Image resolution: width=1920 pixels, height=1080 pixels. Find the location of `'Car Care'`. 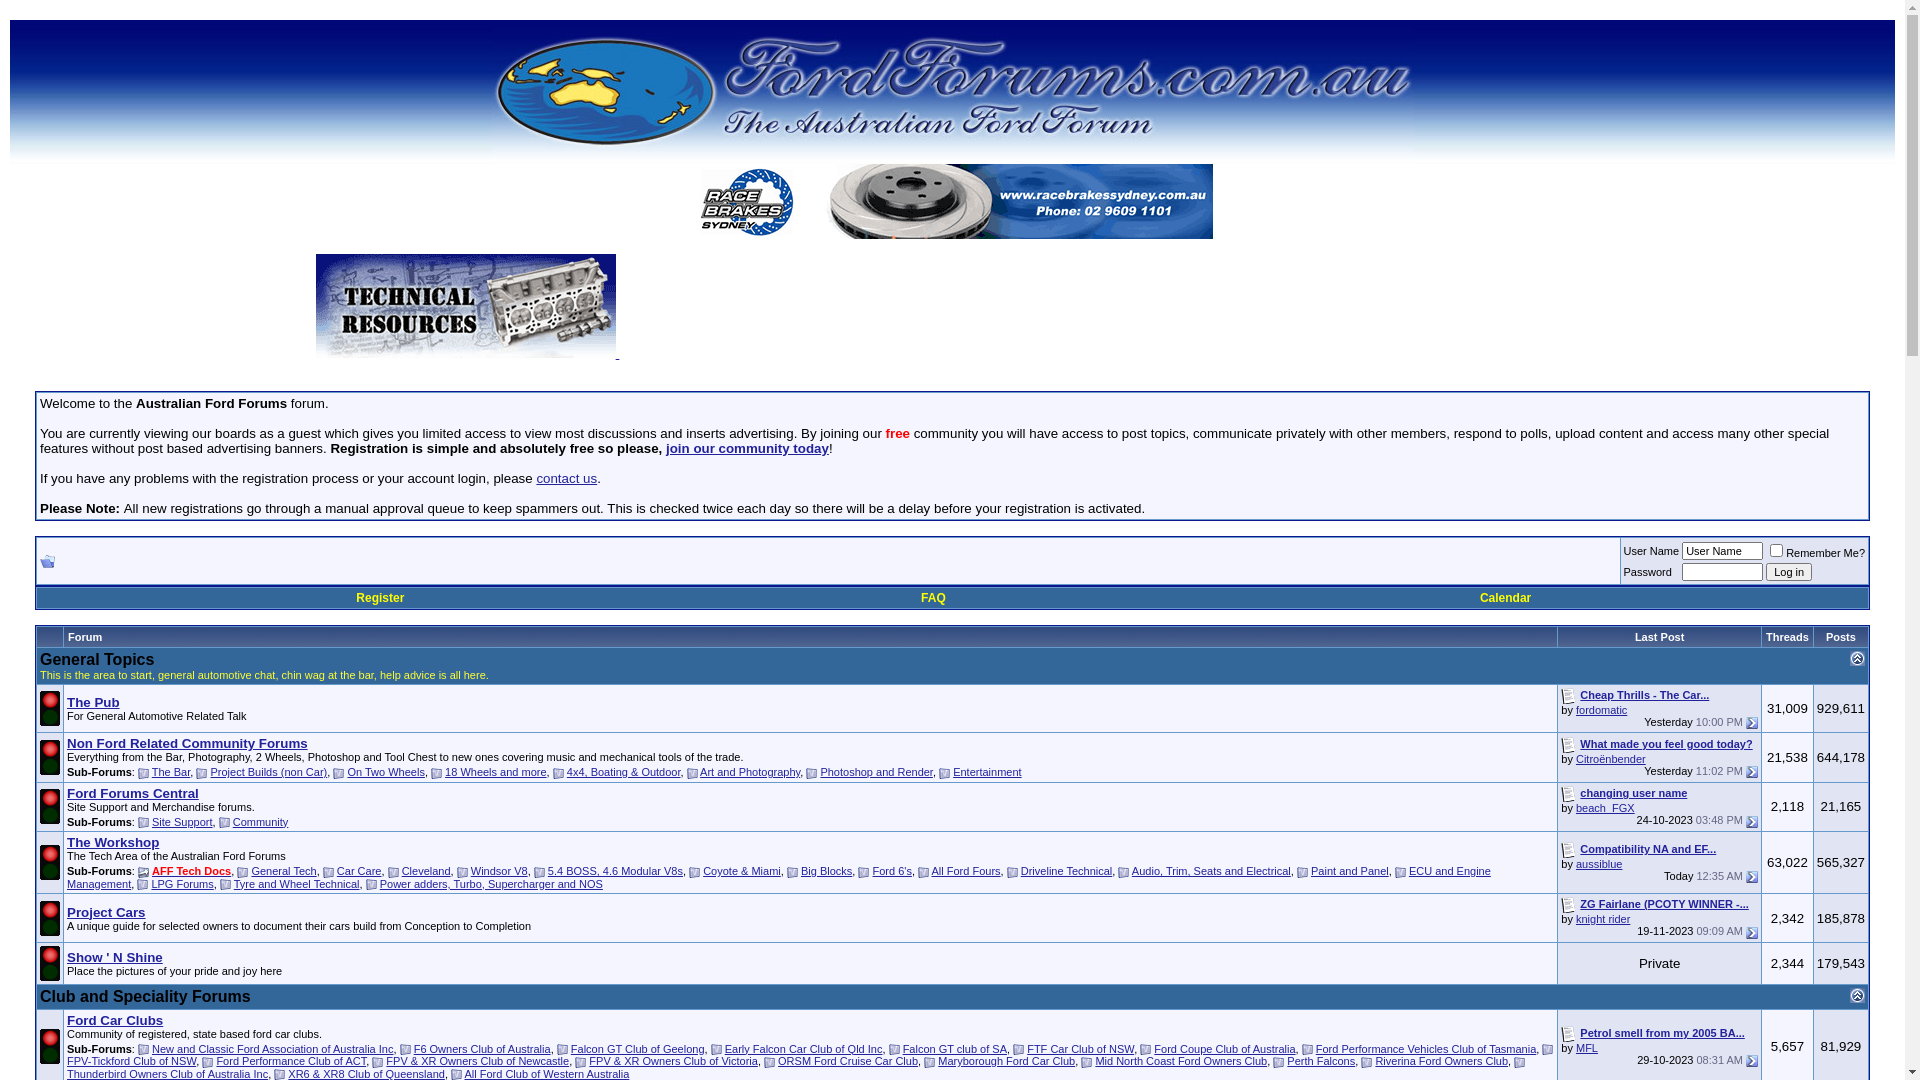

'Car Care' is located at coordinates (359, 870).